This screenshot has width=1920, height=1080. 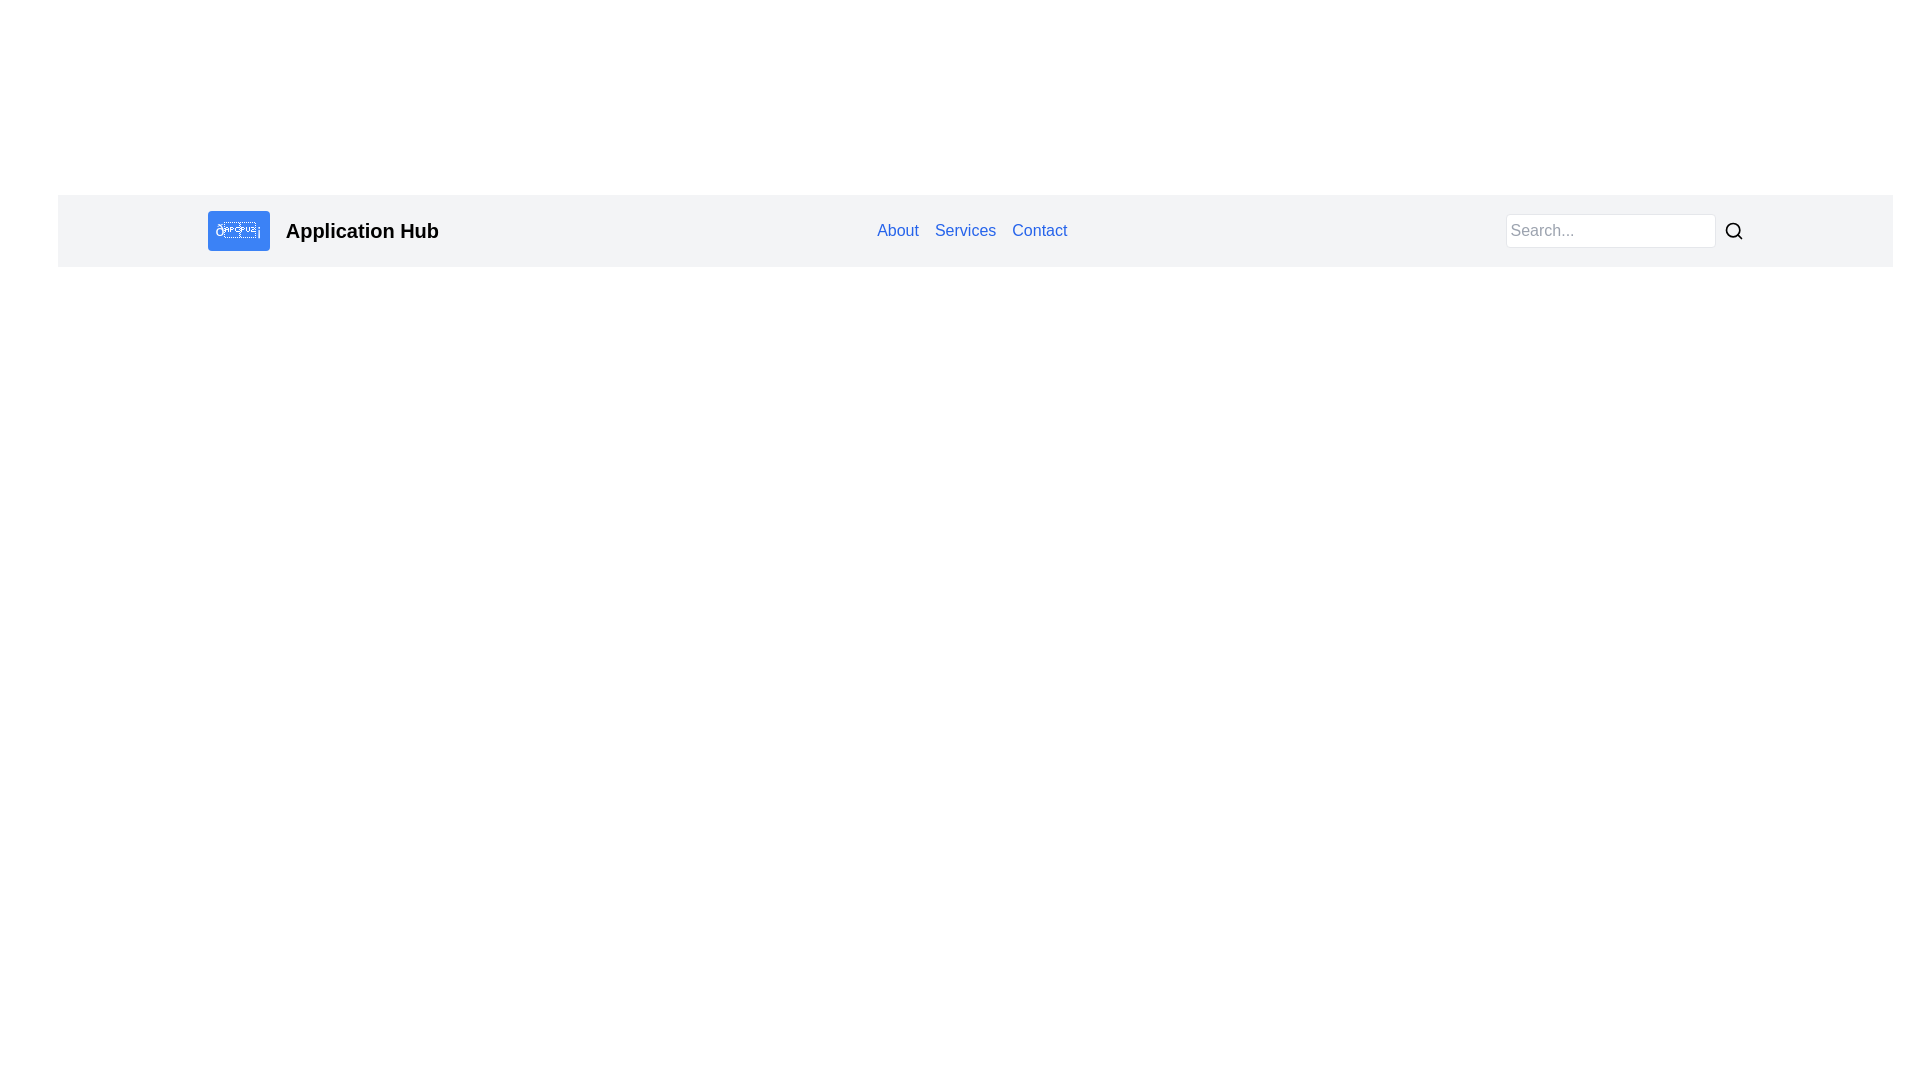 I want to click on the hyperlink in the horizontal navigation menu that provides information about services, located centrally in the header, as the second item after 'About' and before 'Contact', so click(x=965, y=230).